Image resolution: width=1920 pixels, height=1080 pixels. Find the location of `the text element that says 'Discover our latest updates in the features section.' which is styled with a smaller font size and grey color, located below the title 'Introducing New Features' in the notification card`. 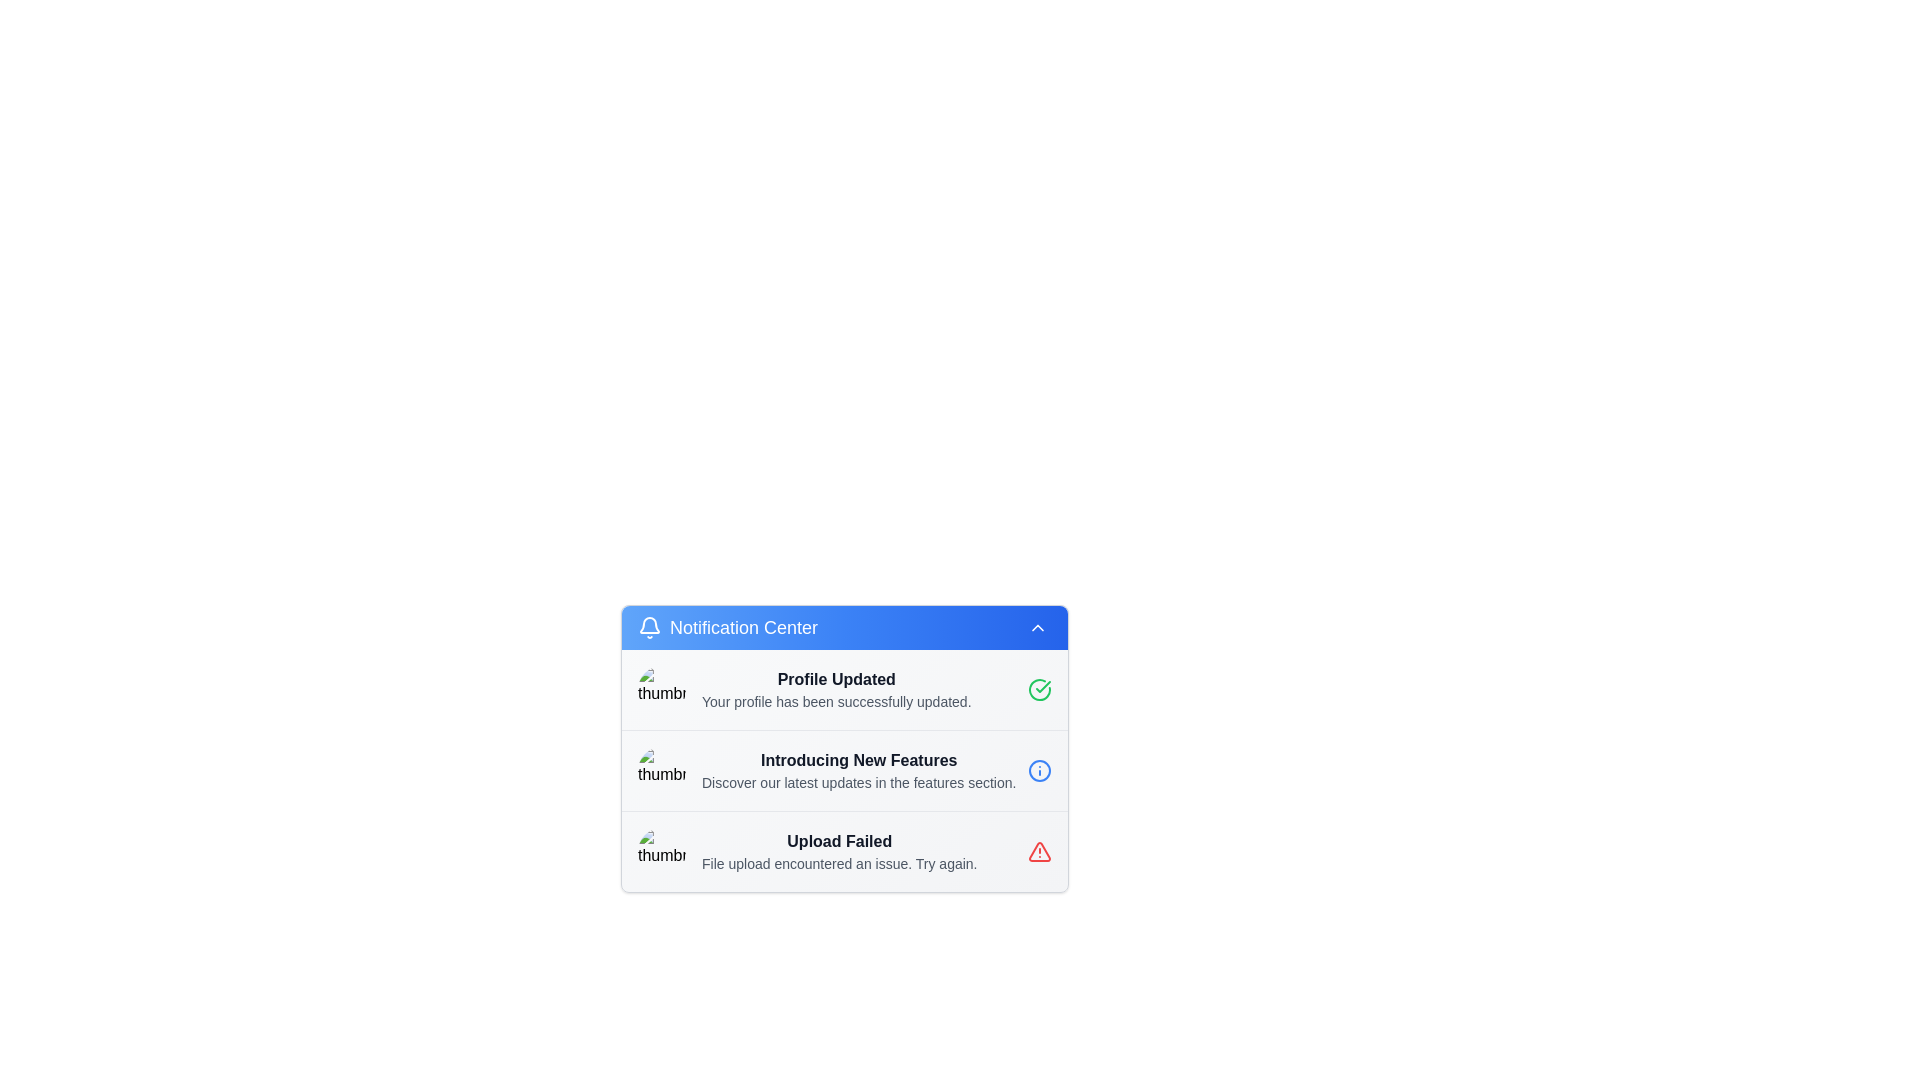

the text element that says 'Discover our latest updates in the features section.' which is styled with a smaller font size and grey color, located below the title 'Introducing New Features' in the notification card is located at coordinates (859, 782).